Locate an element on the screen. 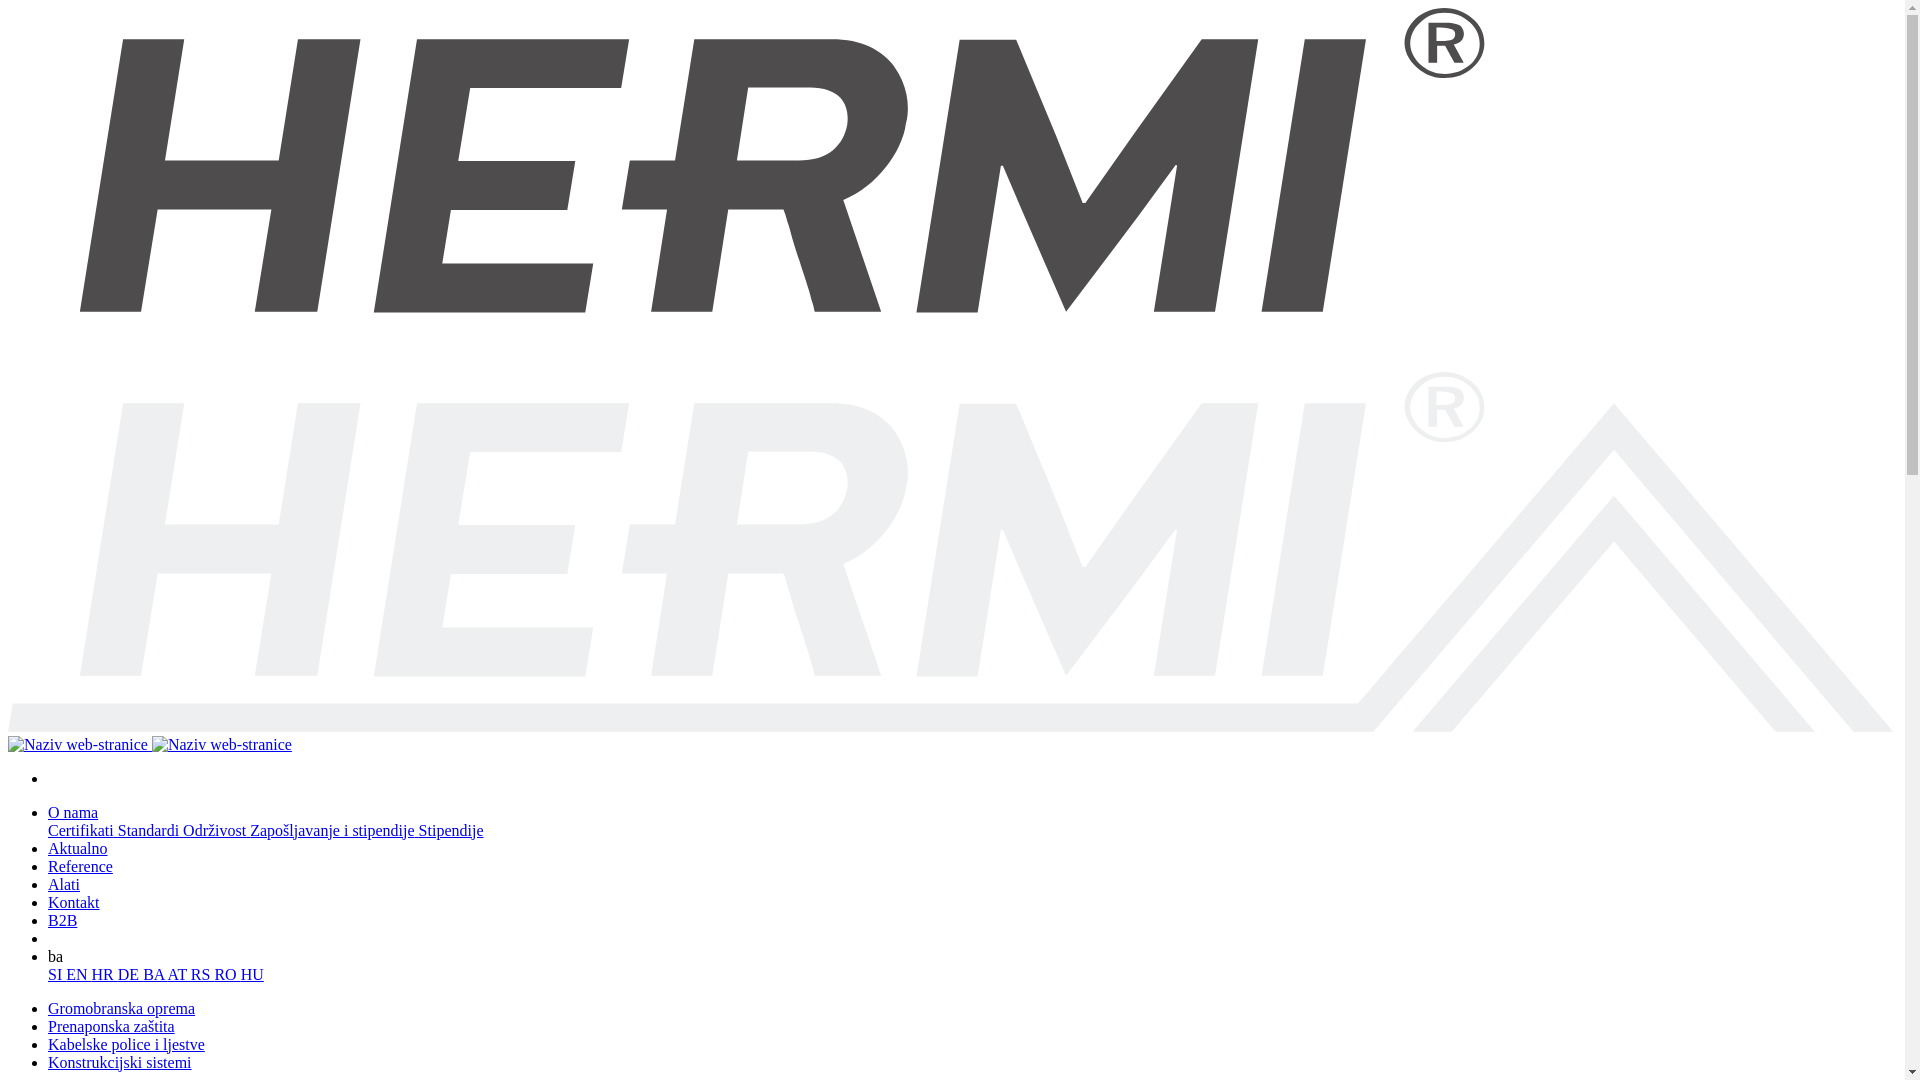  'RO' is located at coordinates (214, 973).